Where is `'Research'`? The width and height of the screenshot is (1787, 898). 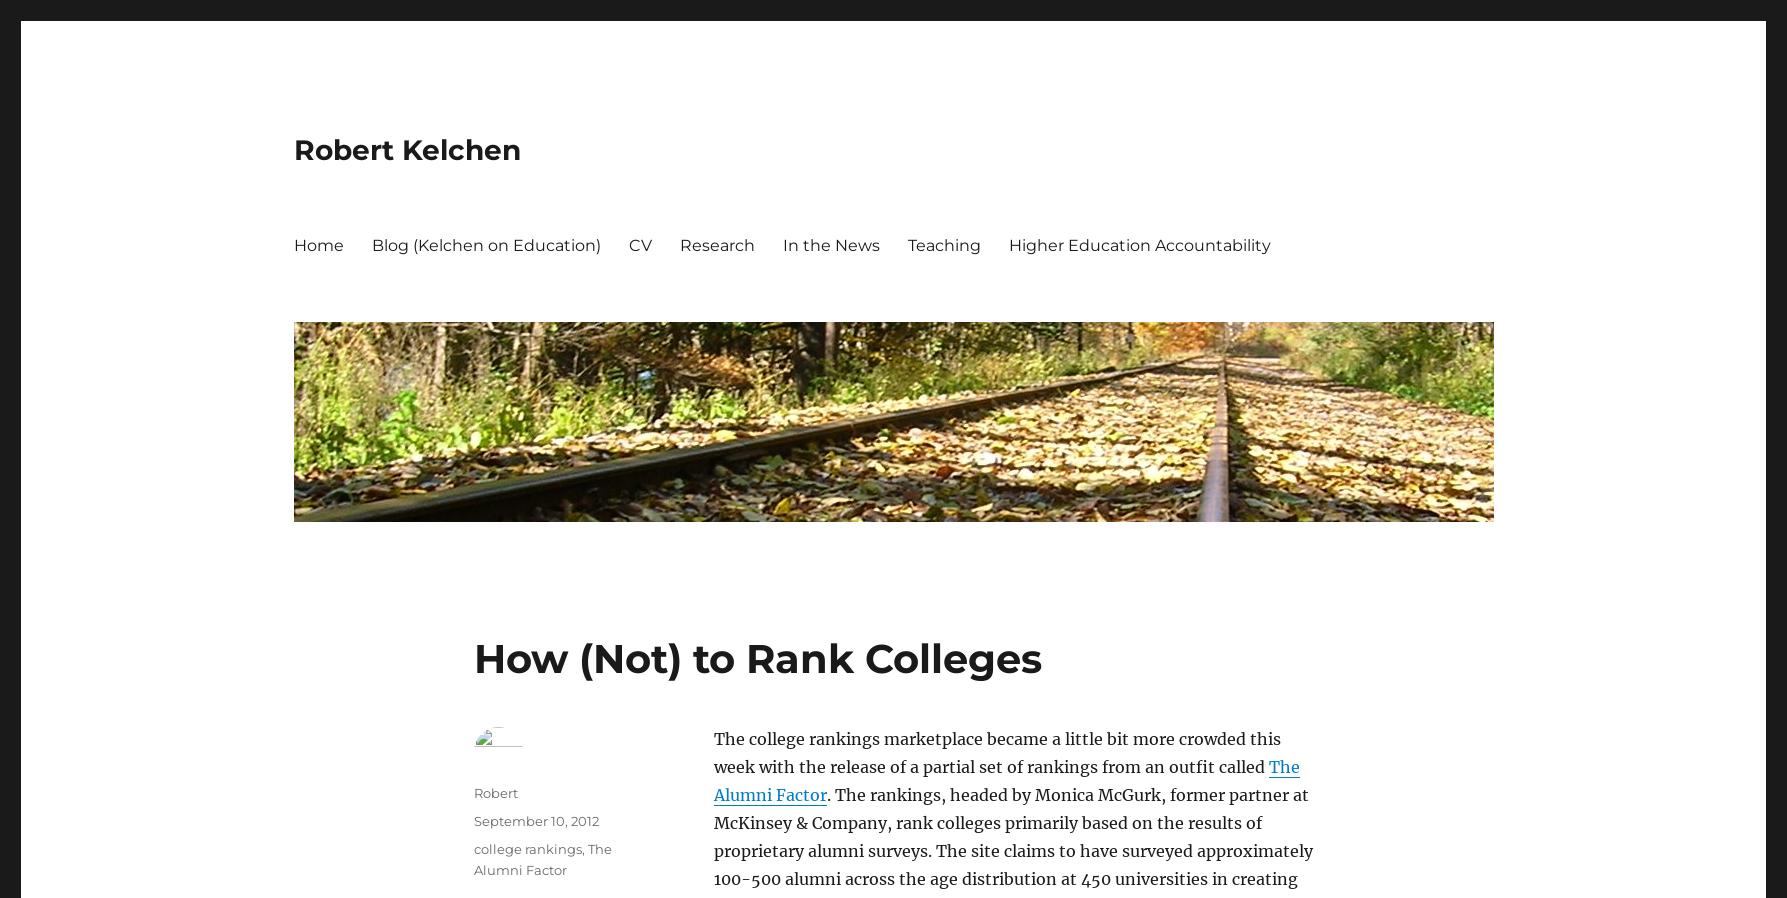 'Research' is located at coordinates (716, 244).